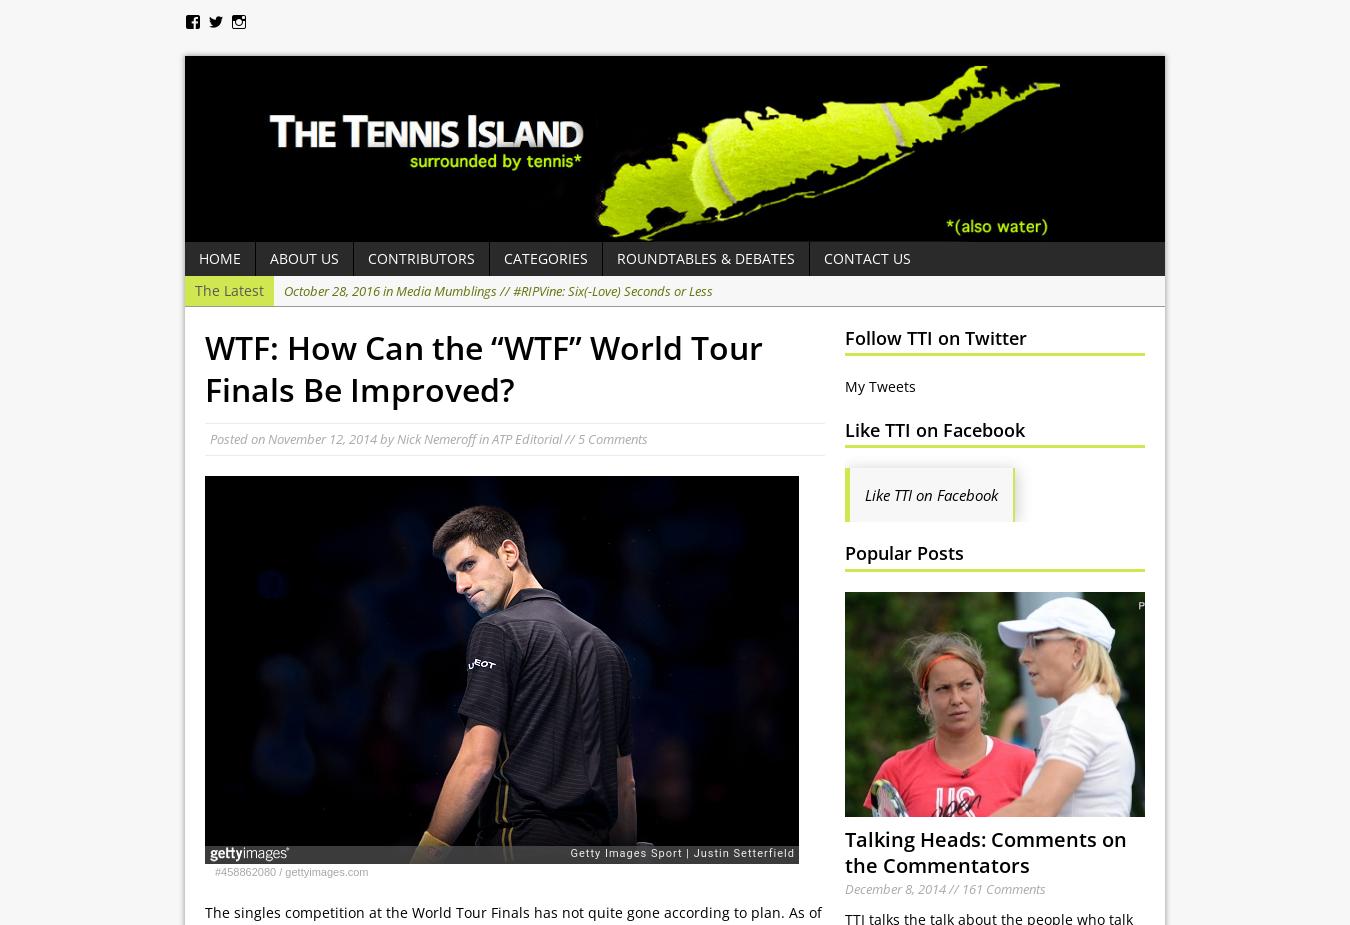  What do you see at coordinates (660, 349) in the screenshot?
I see `'A Thousand Desert Suns: WTA Shines (Despite It All) in Indian Wells'` at bounding box center [660, 349].